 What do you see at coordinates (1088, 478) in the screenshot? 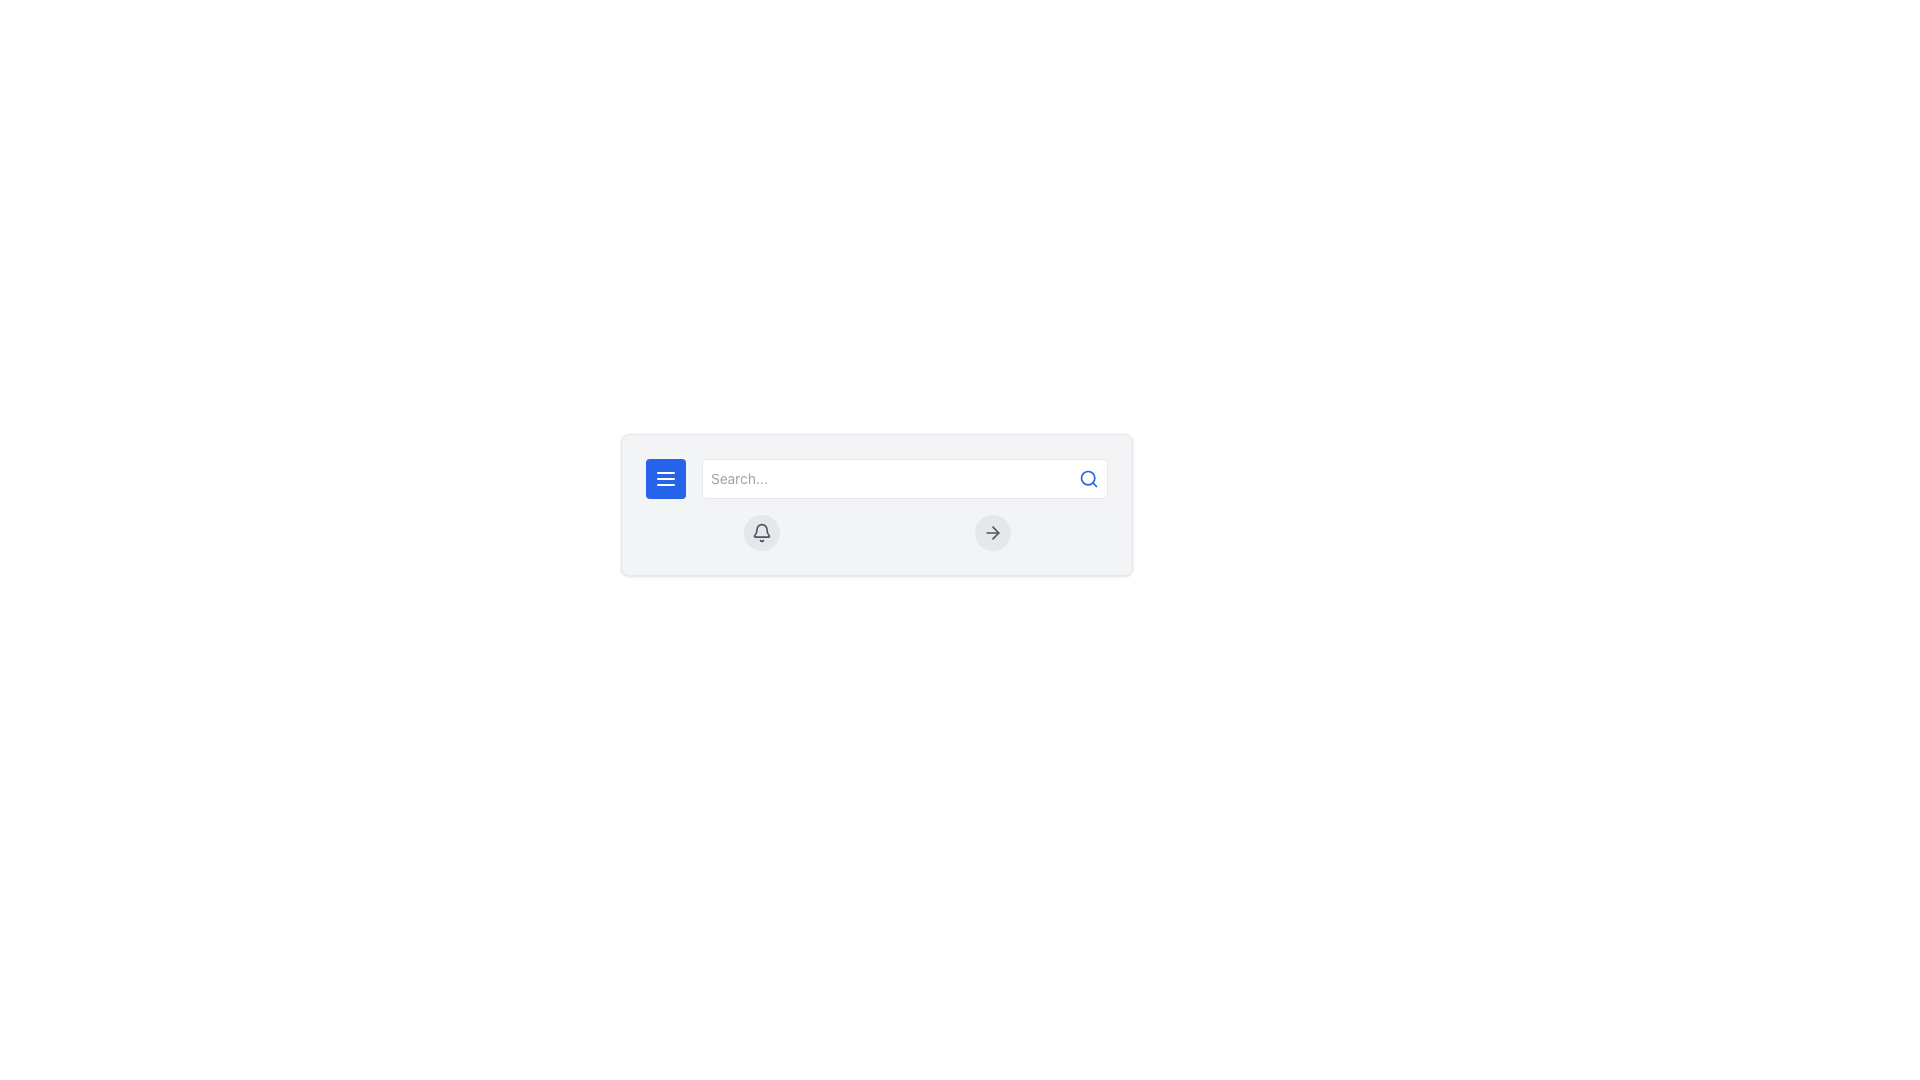
I see `the magnifying glass icon located at the right end inside the search bar` at bounding box center [1088, 478].